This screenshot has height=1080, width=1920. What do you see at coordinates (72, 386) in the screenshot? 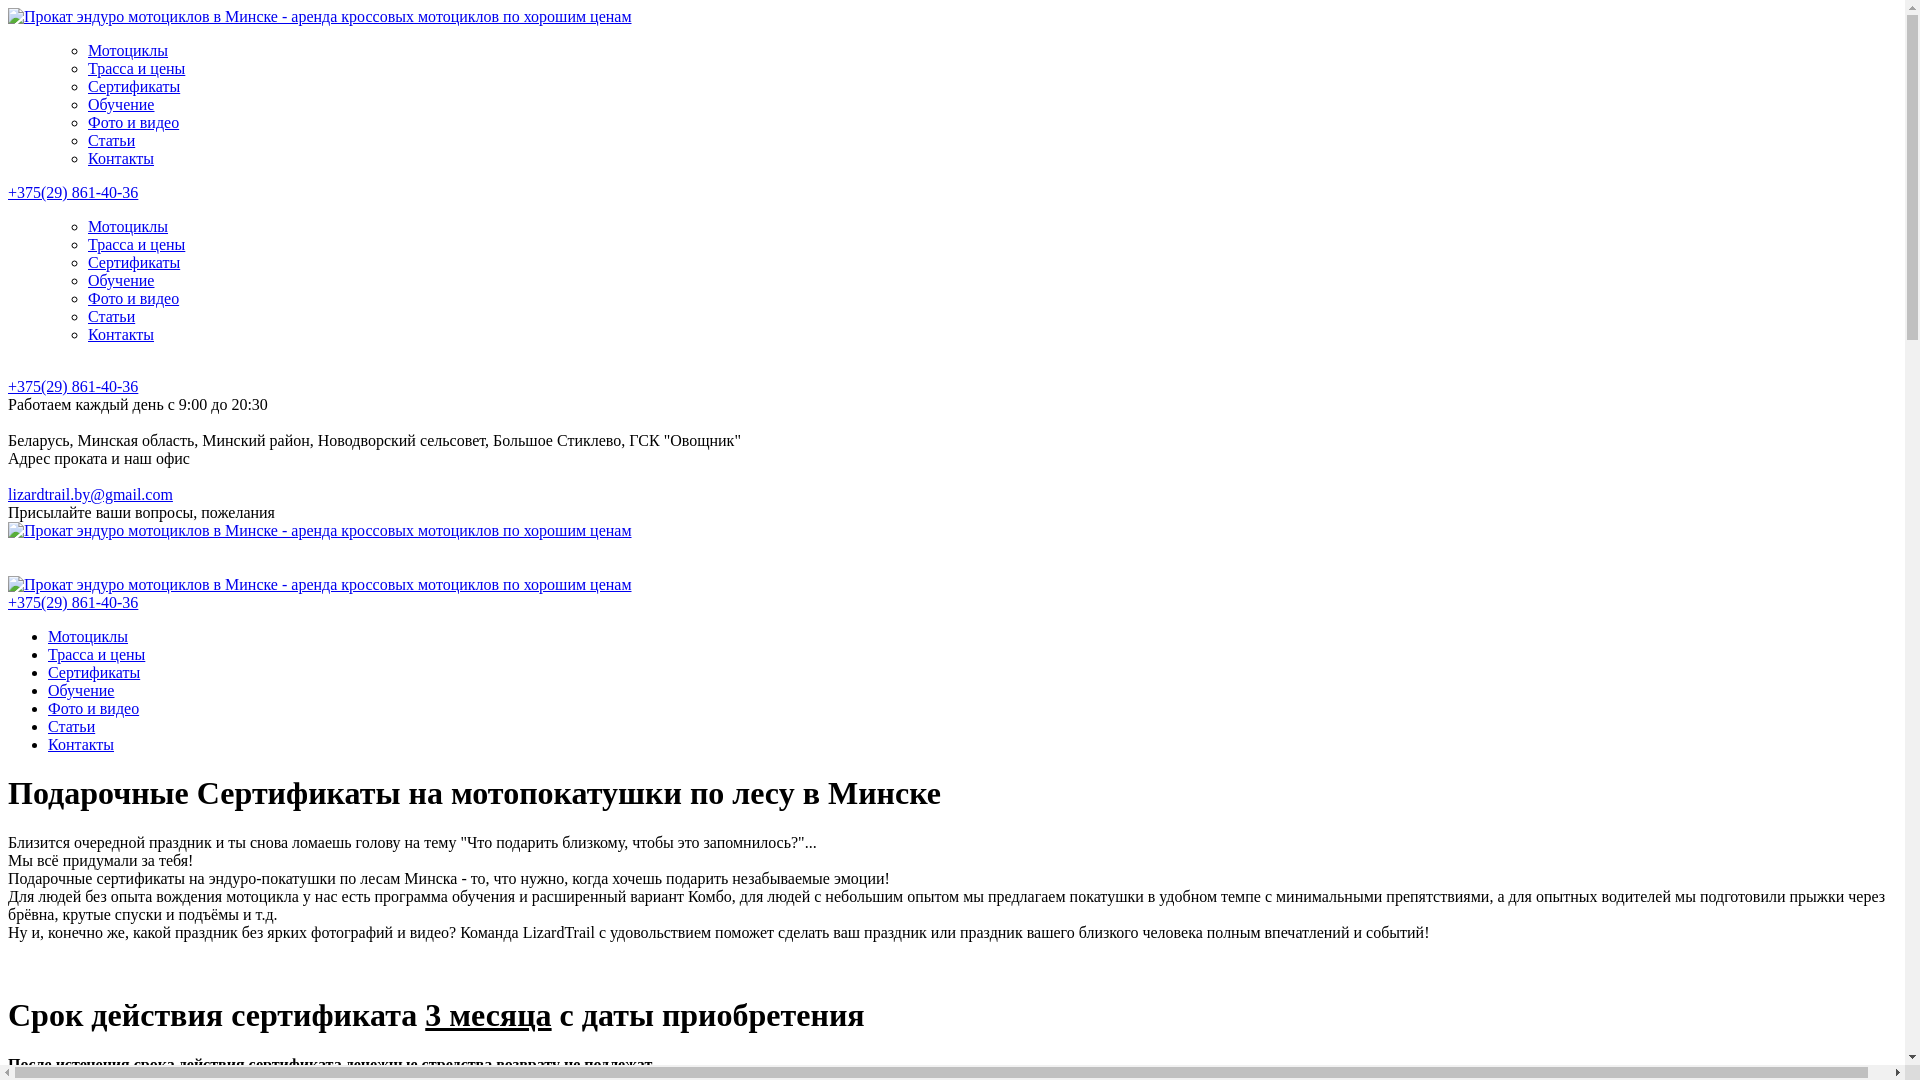
I see `'+375(29) 861-40-36'` at bounding box center [72, 386].